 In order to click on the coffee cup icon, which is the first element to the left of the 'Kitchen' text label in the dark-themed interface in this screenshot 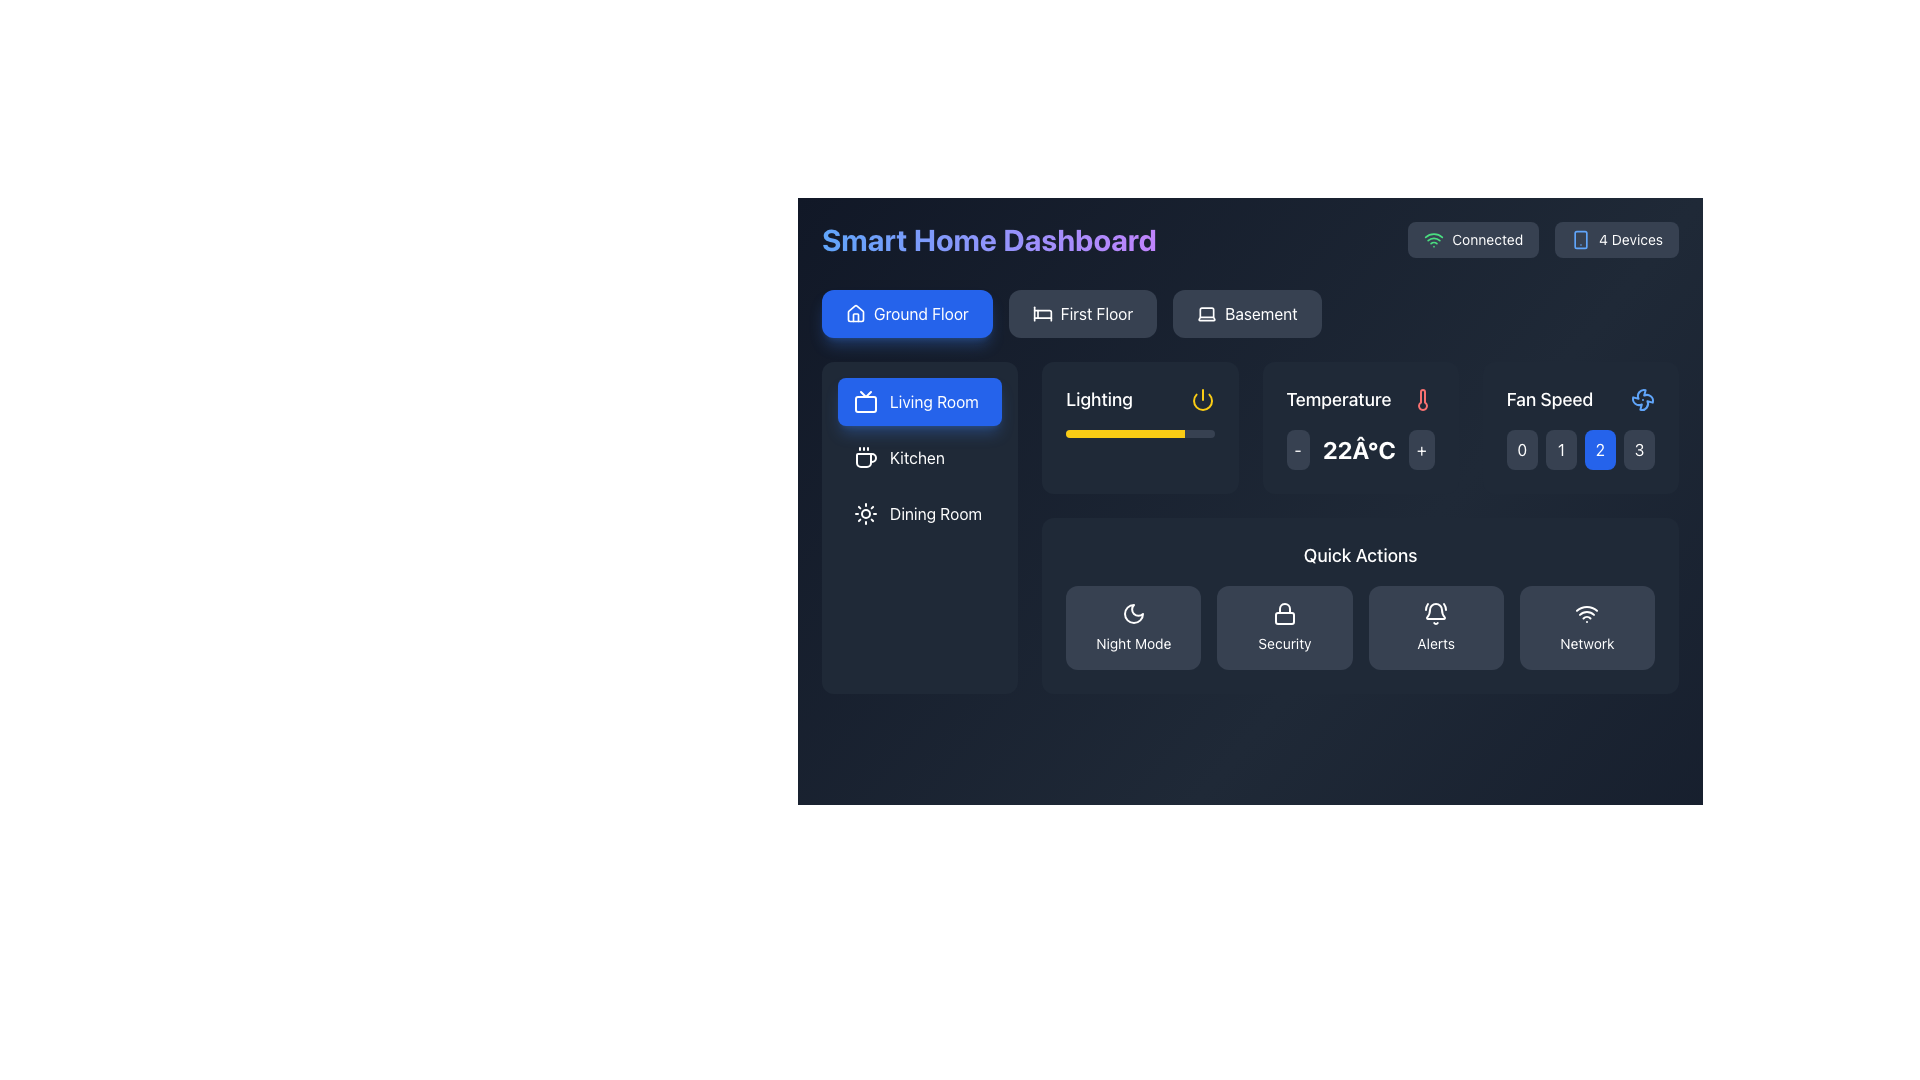, I will do `click(865, 458)`.